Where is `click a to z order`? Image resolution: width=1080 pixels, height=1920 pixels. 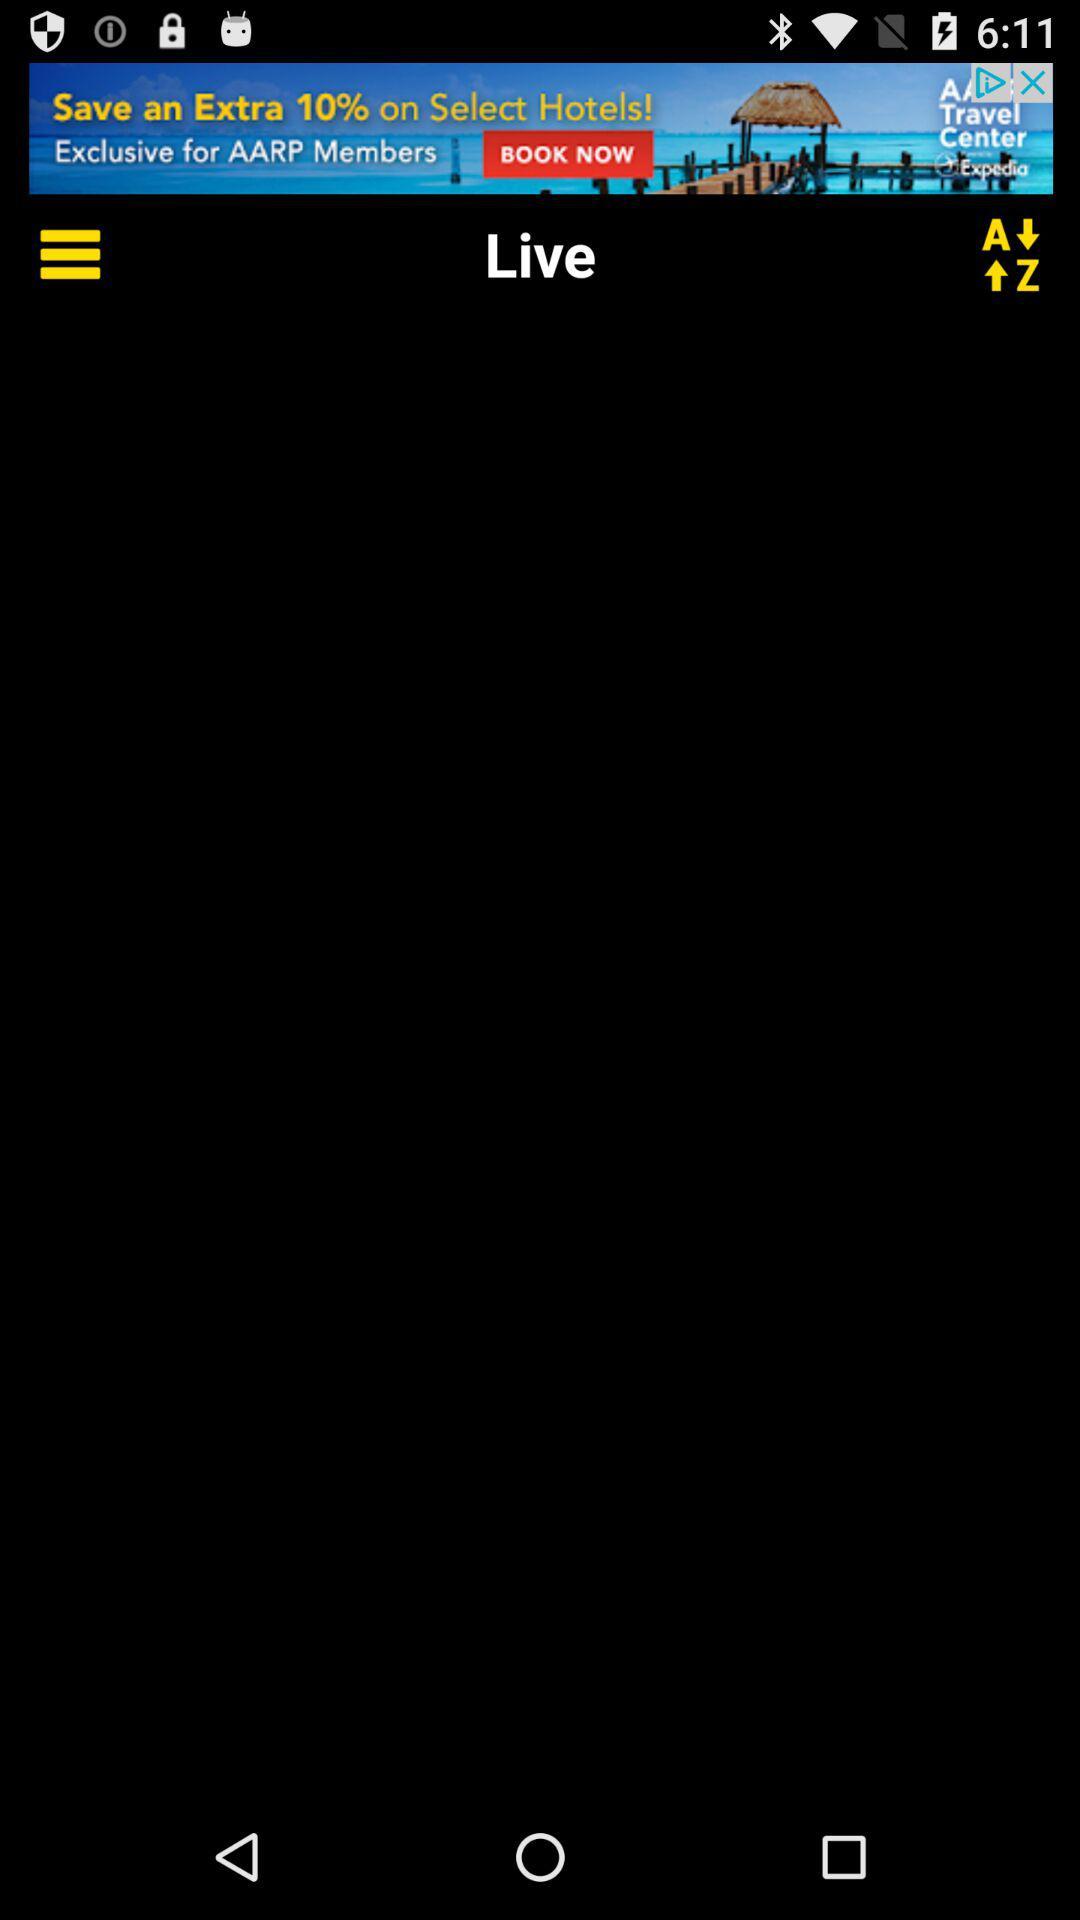 click a to z order is located at coordinates (1023, 252).